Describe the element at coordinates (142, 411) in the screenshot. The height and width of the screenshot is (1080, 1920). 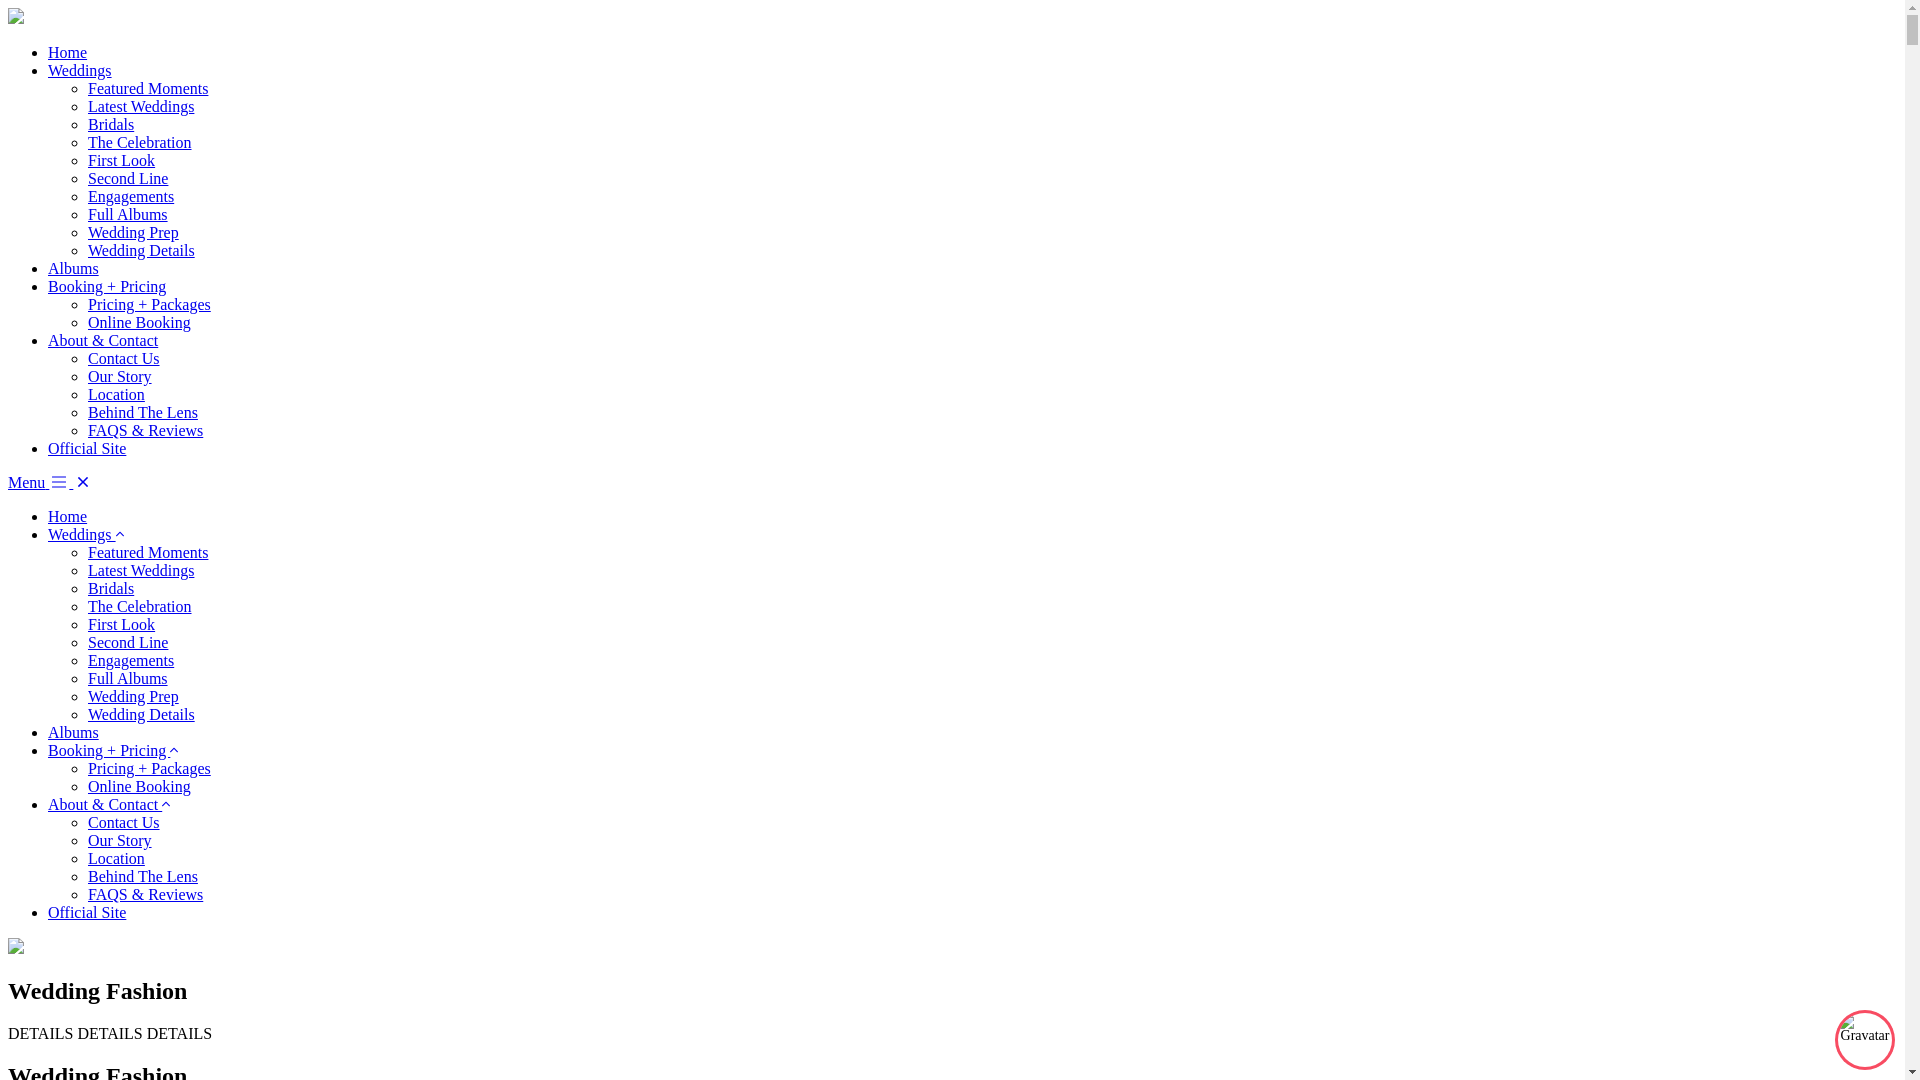
I see `'Behind The Lens'` at that location.